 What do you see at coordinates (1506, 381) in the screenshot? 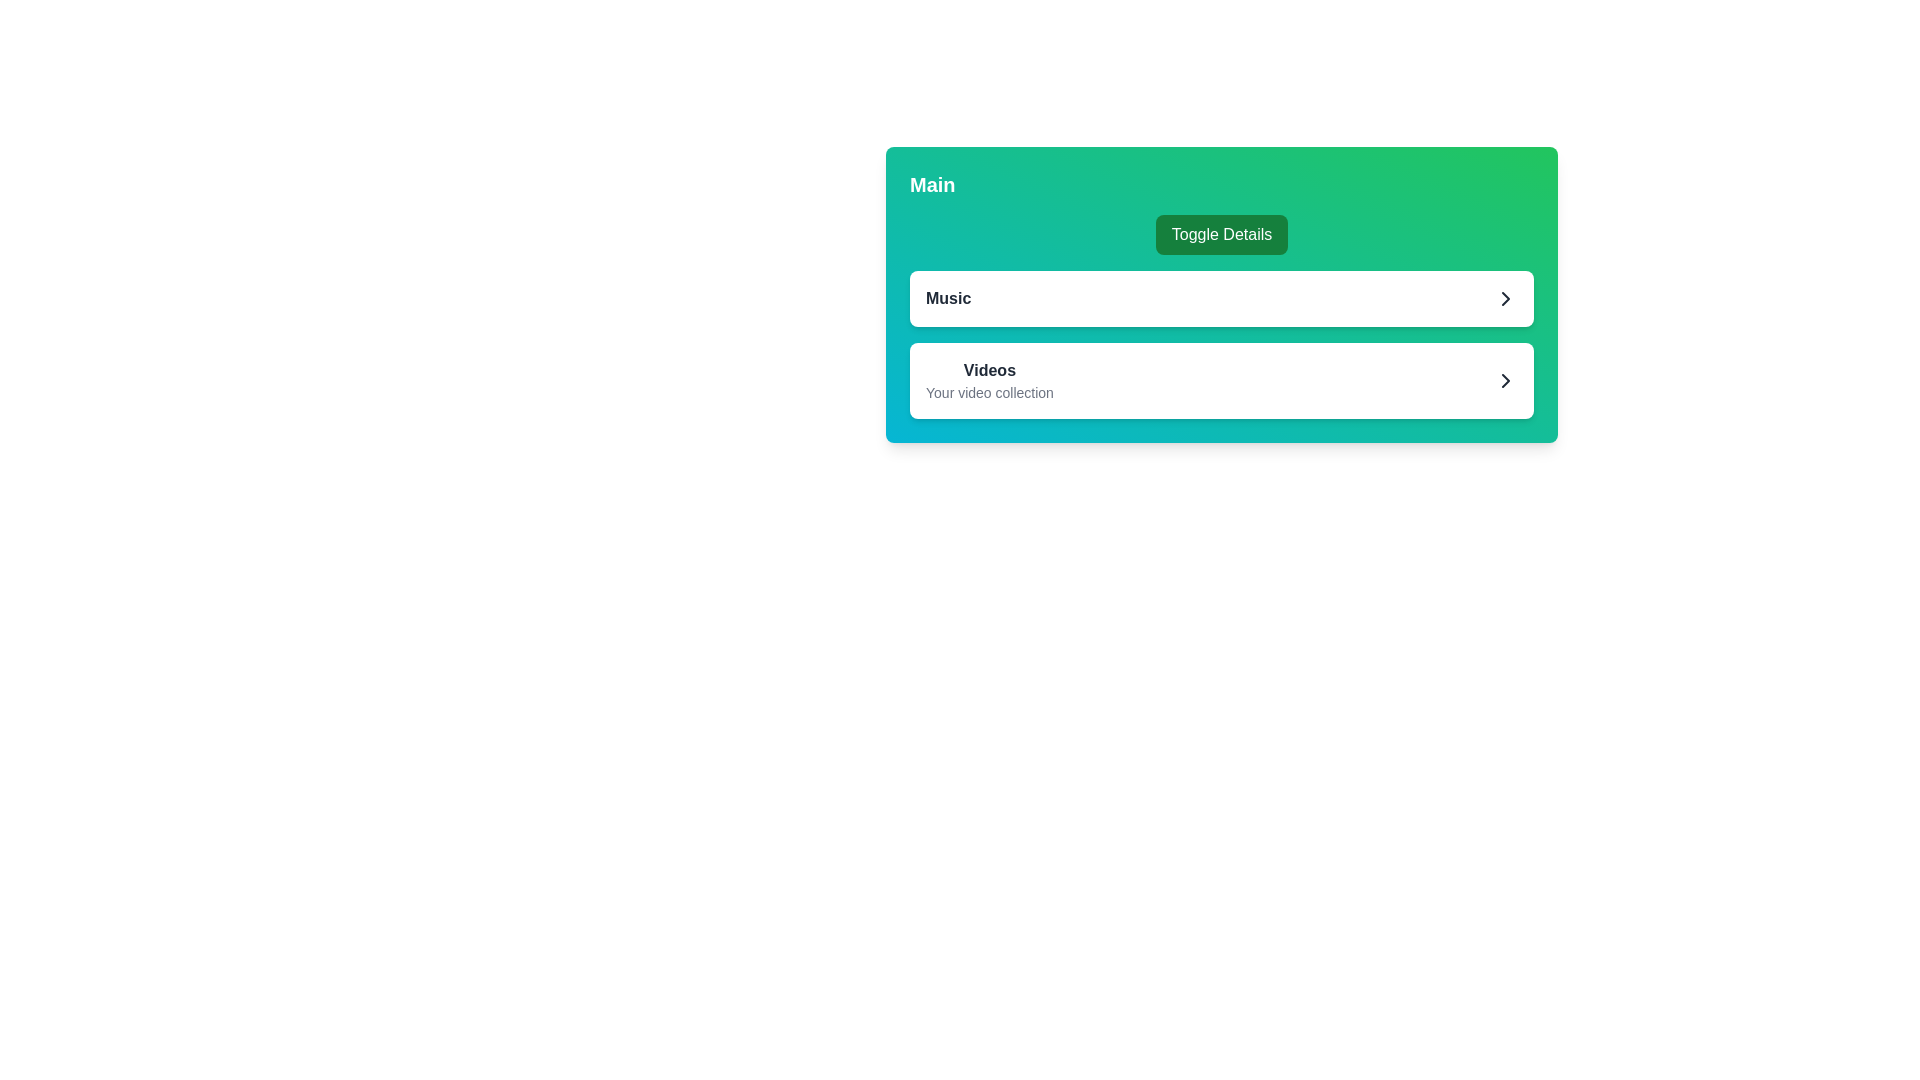
I see `the right-arrow icon, which is a dark-colored SVG-based graphical component located at the rightmost side of the card below the 'Videos' section` at bounding box center [1506, 381].